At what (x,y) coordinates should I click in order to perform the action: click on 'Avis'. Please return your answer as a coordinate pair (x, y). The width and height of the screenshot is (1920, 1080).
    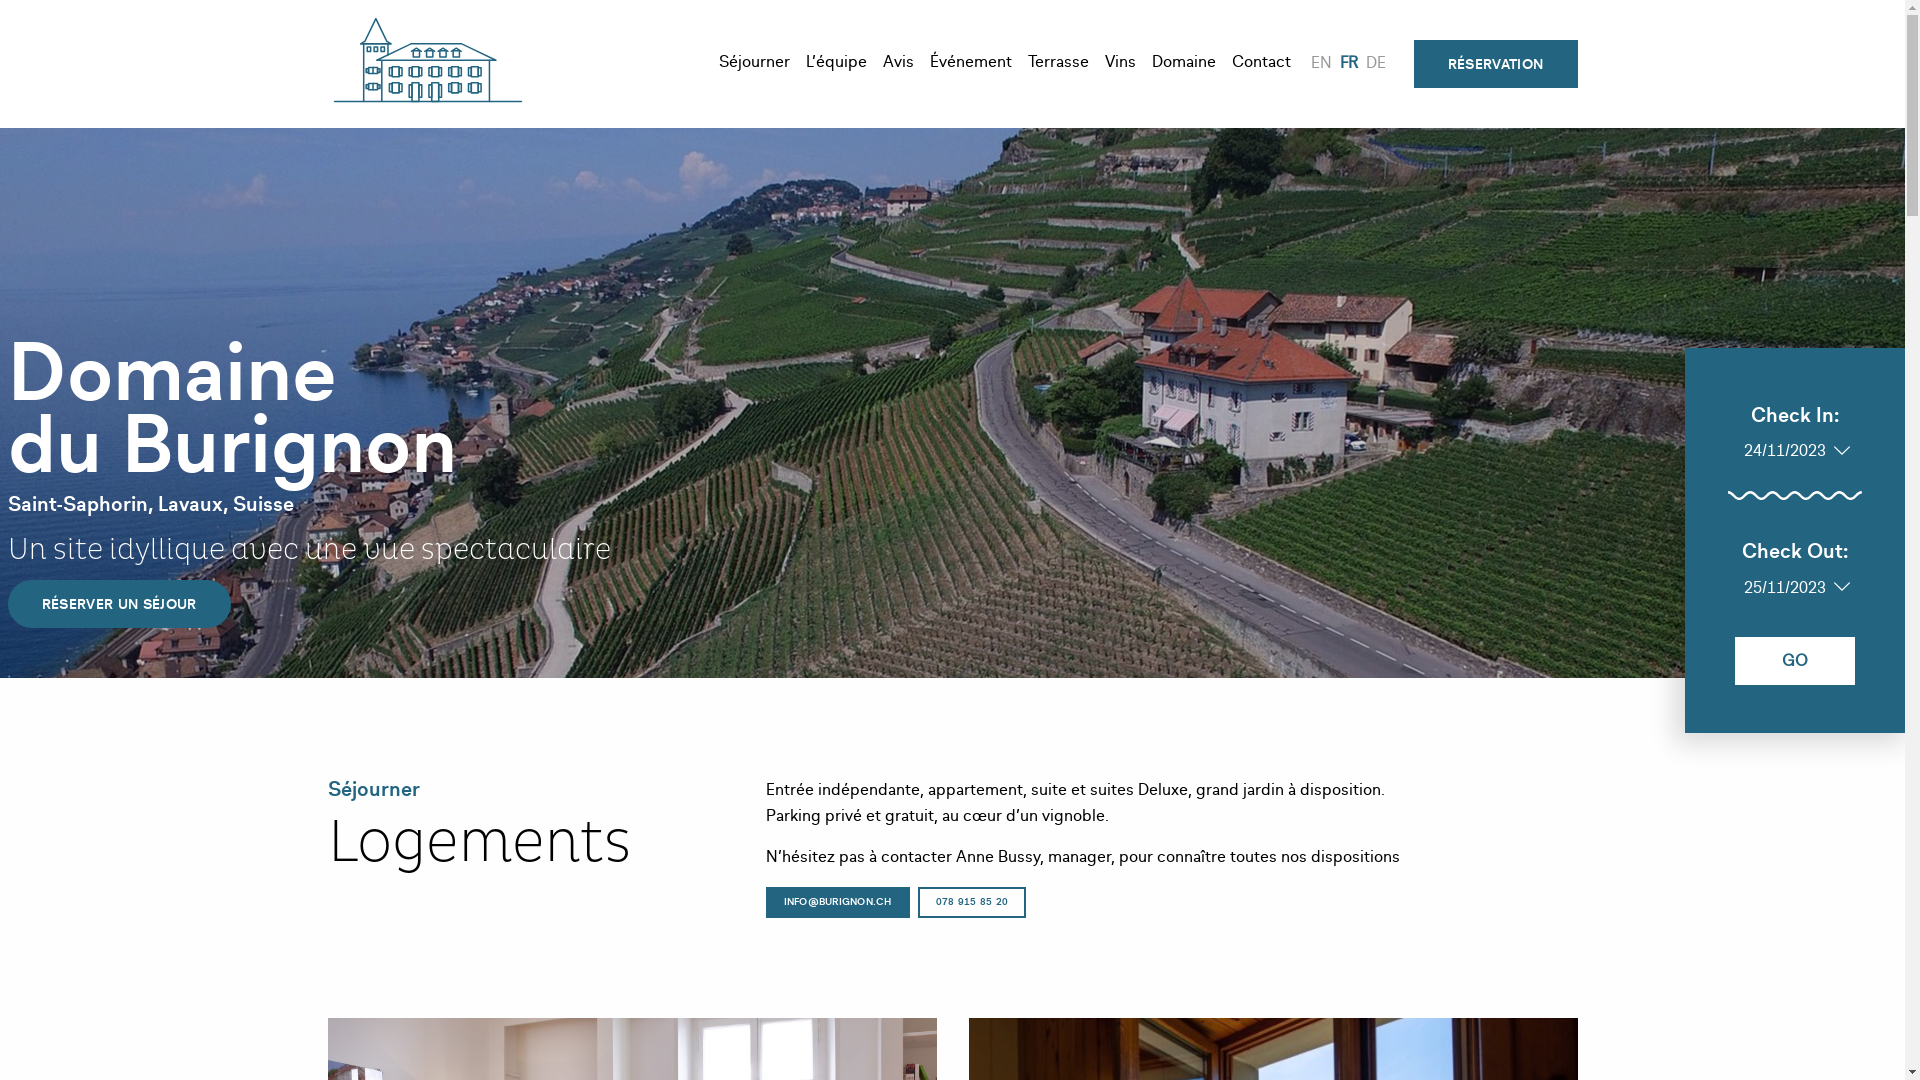
    Looking at the image, I should click on (897, 63).